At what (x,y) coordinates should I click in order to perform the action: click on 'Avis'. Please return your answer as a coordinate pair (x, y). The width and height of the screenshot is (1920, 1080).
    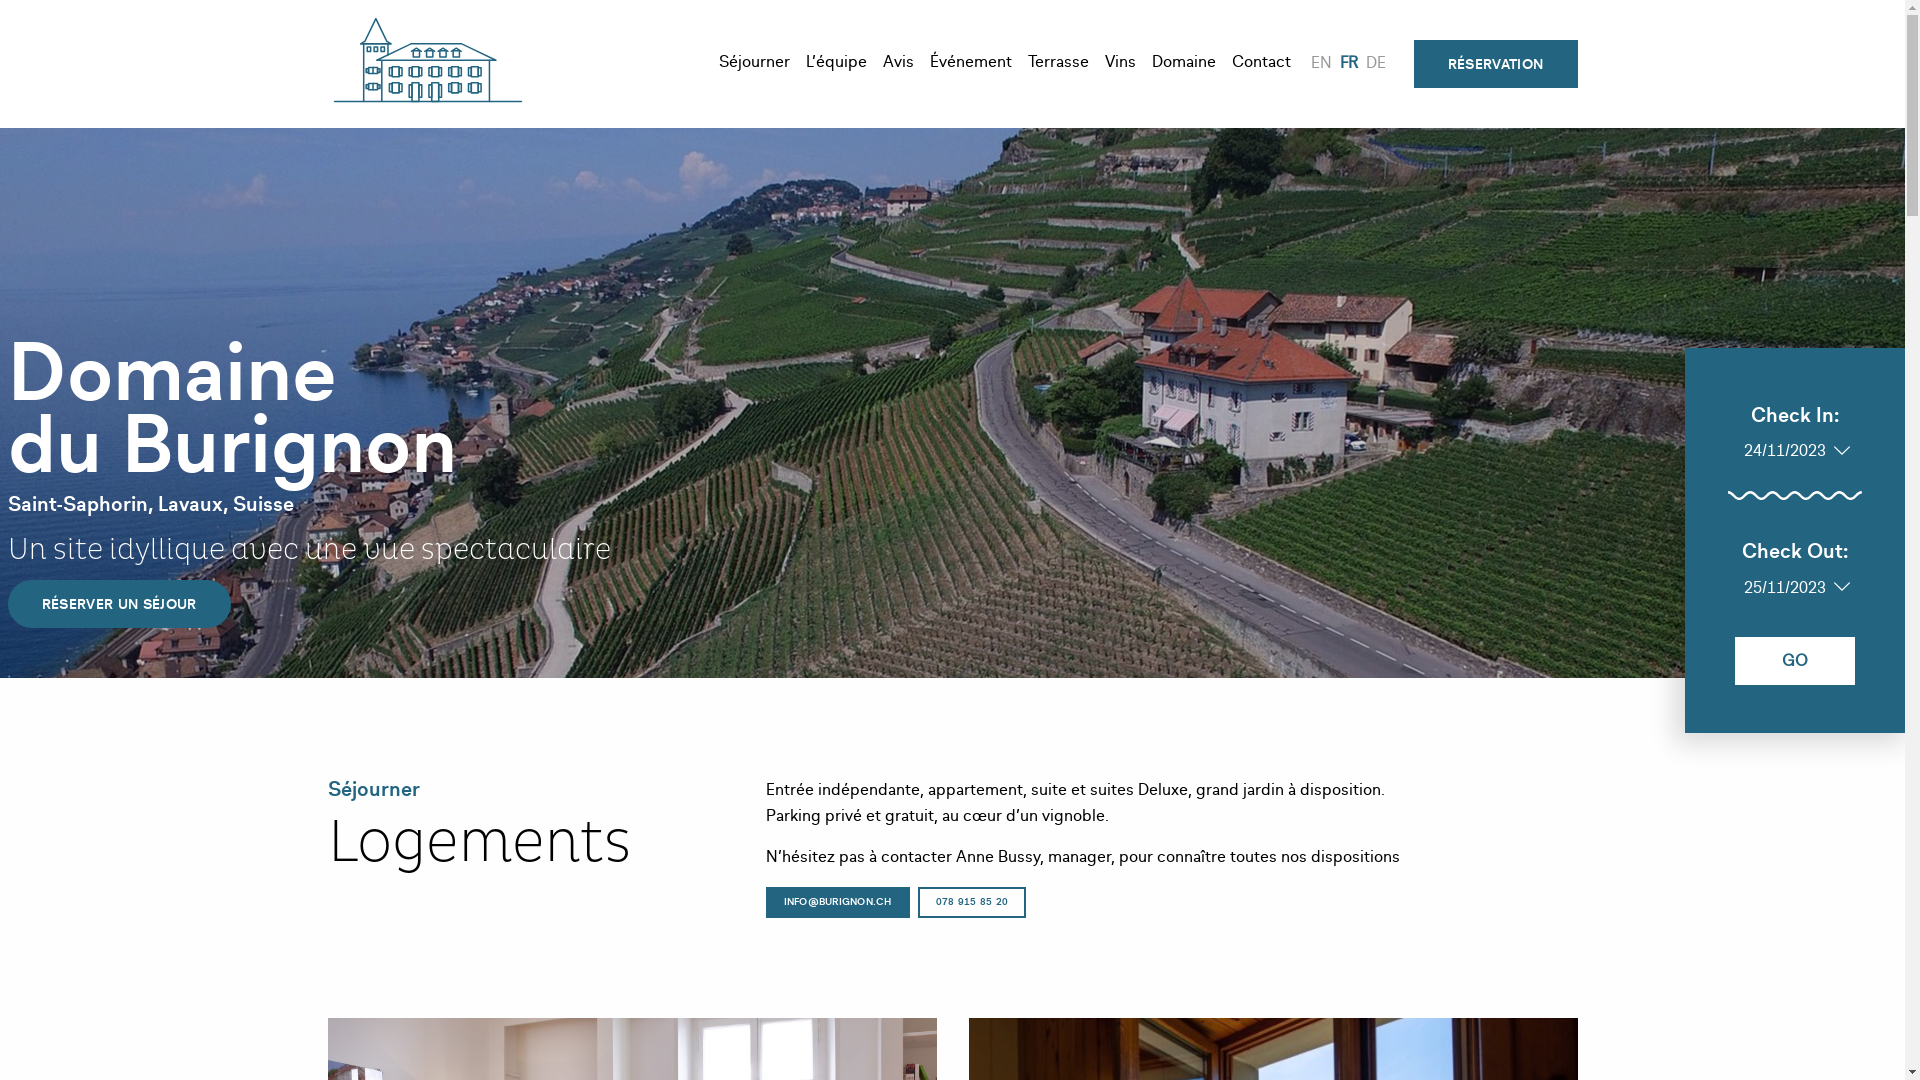
    Looking at the image, I should click on (897, 63).